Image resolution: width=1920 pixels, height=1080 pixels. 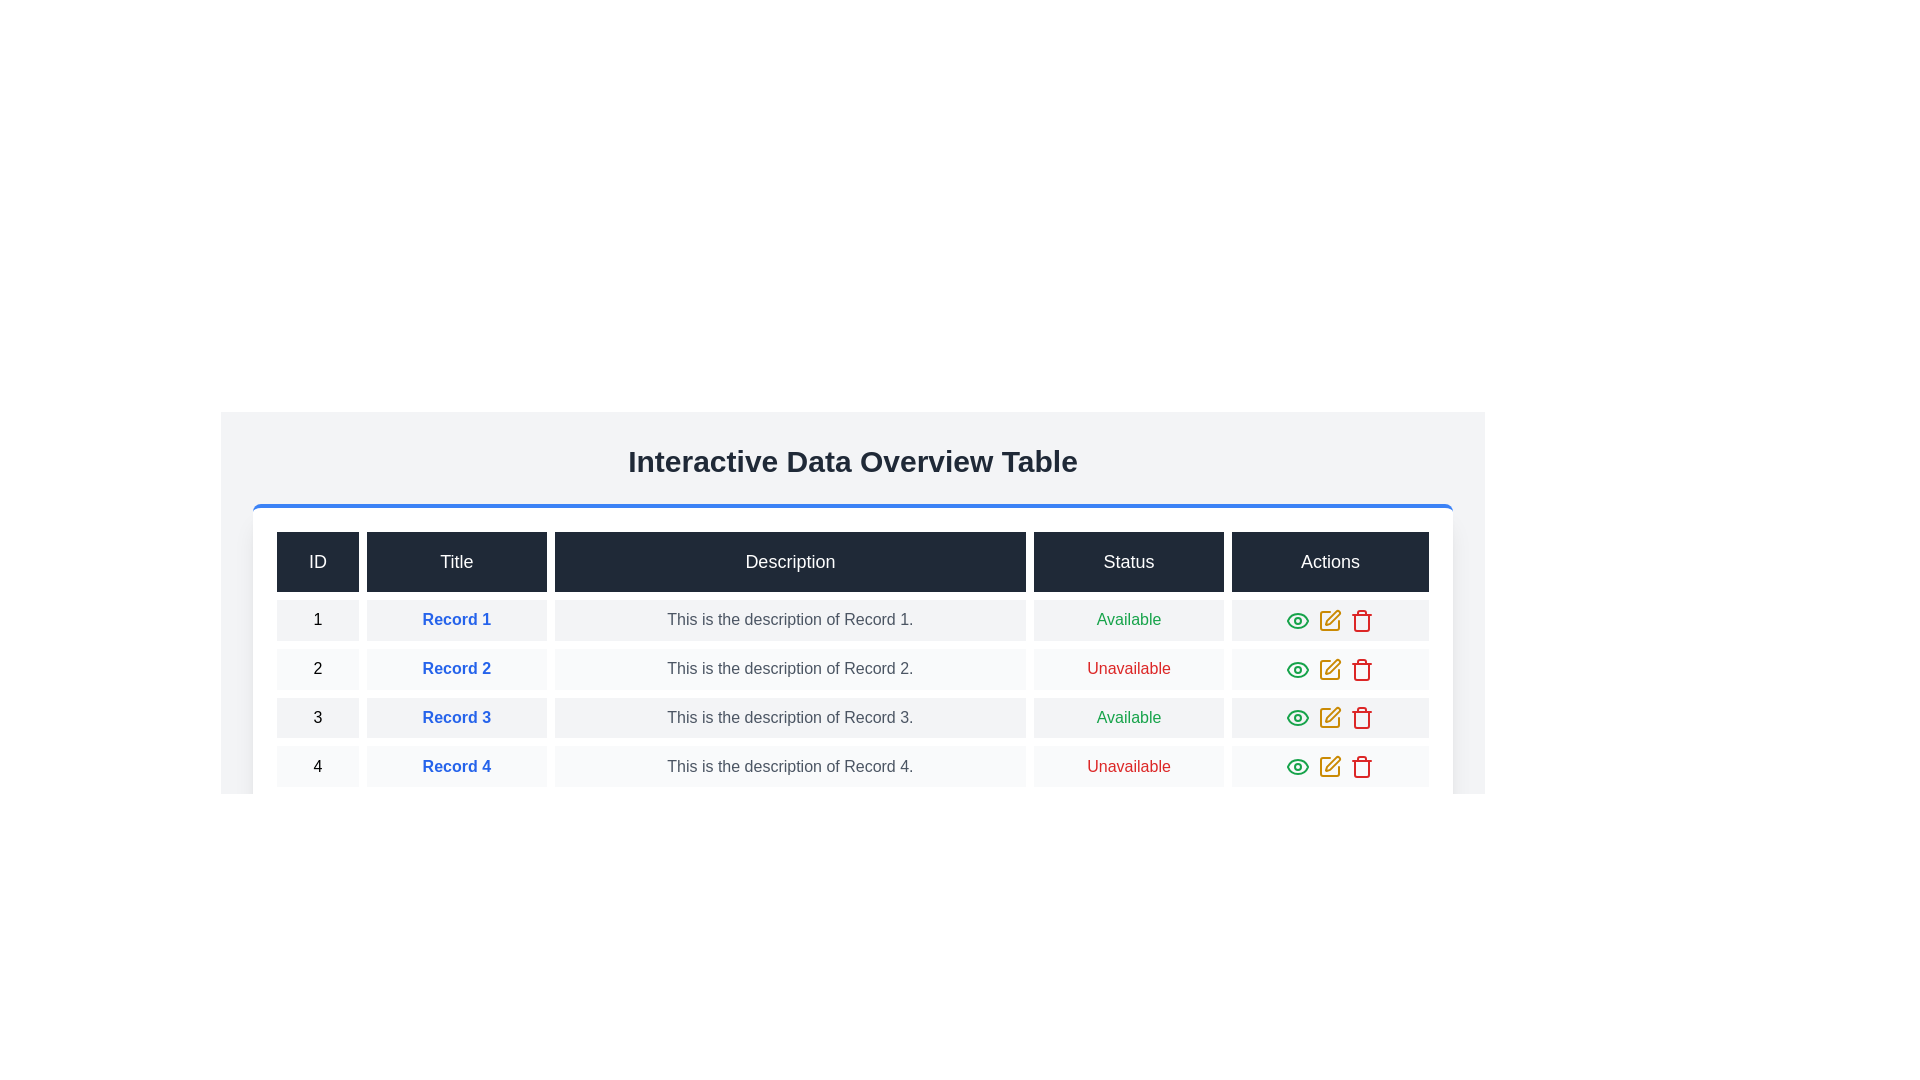 I want to click on the column header Status to sort the table by that column, so click(x=1129, y=562).